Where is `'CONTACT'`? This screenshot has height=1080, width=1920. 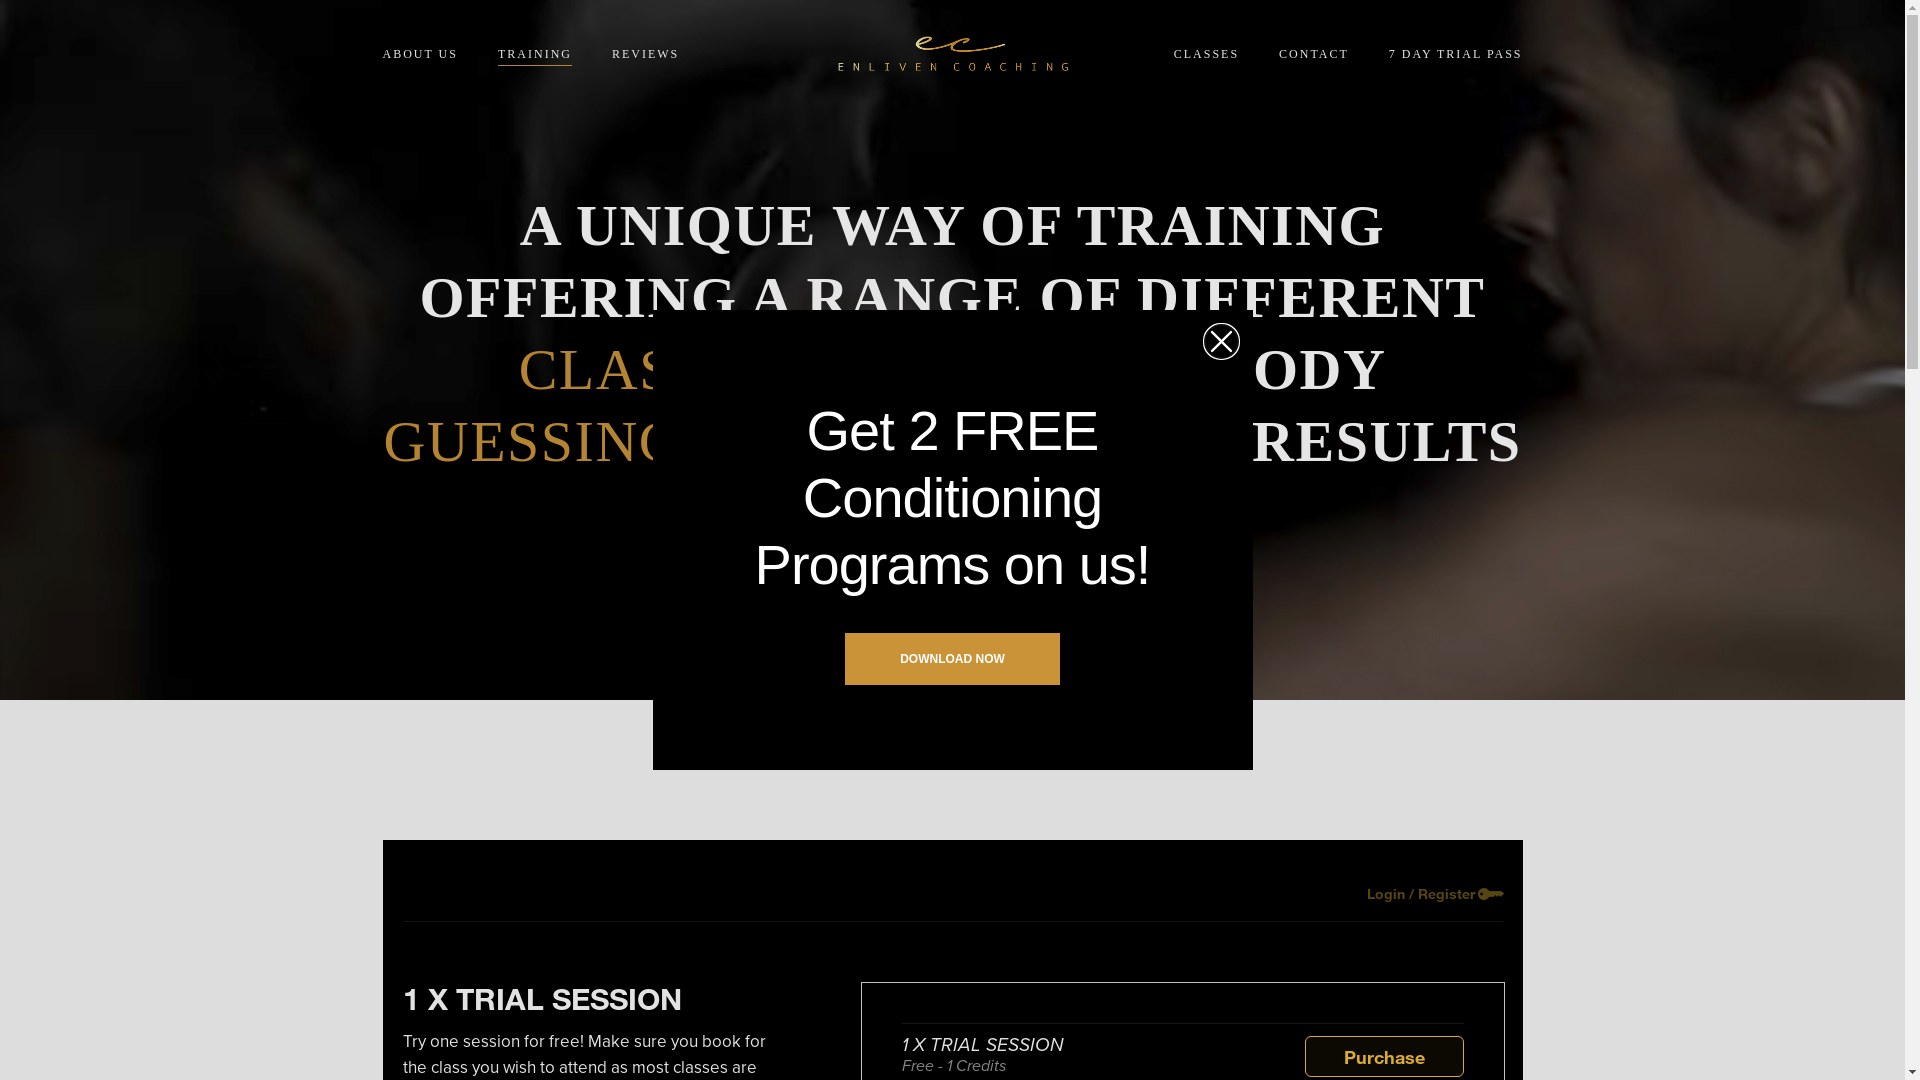
'CONTACT' is located at coordinates (1314, 53).